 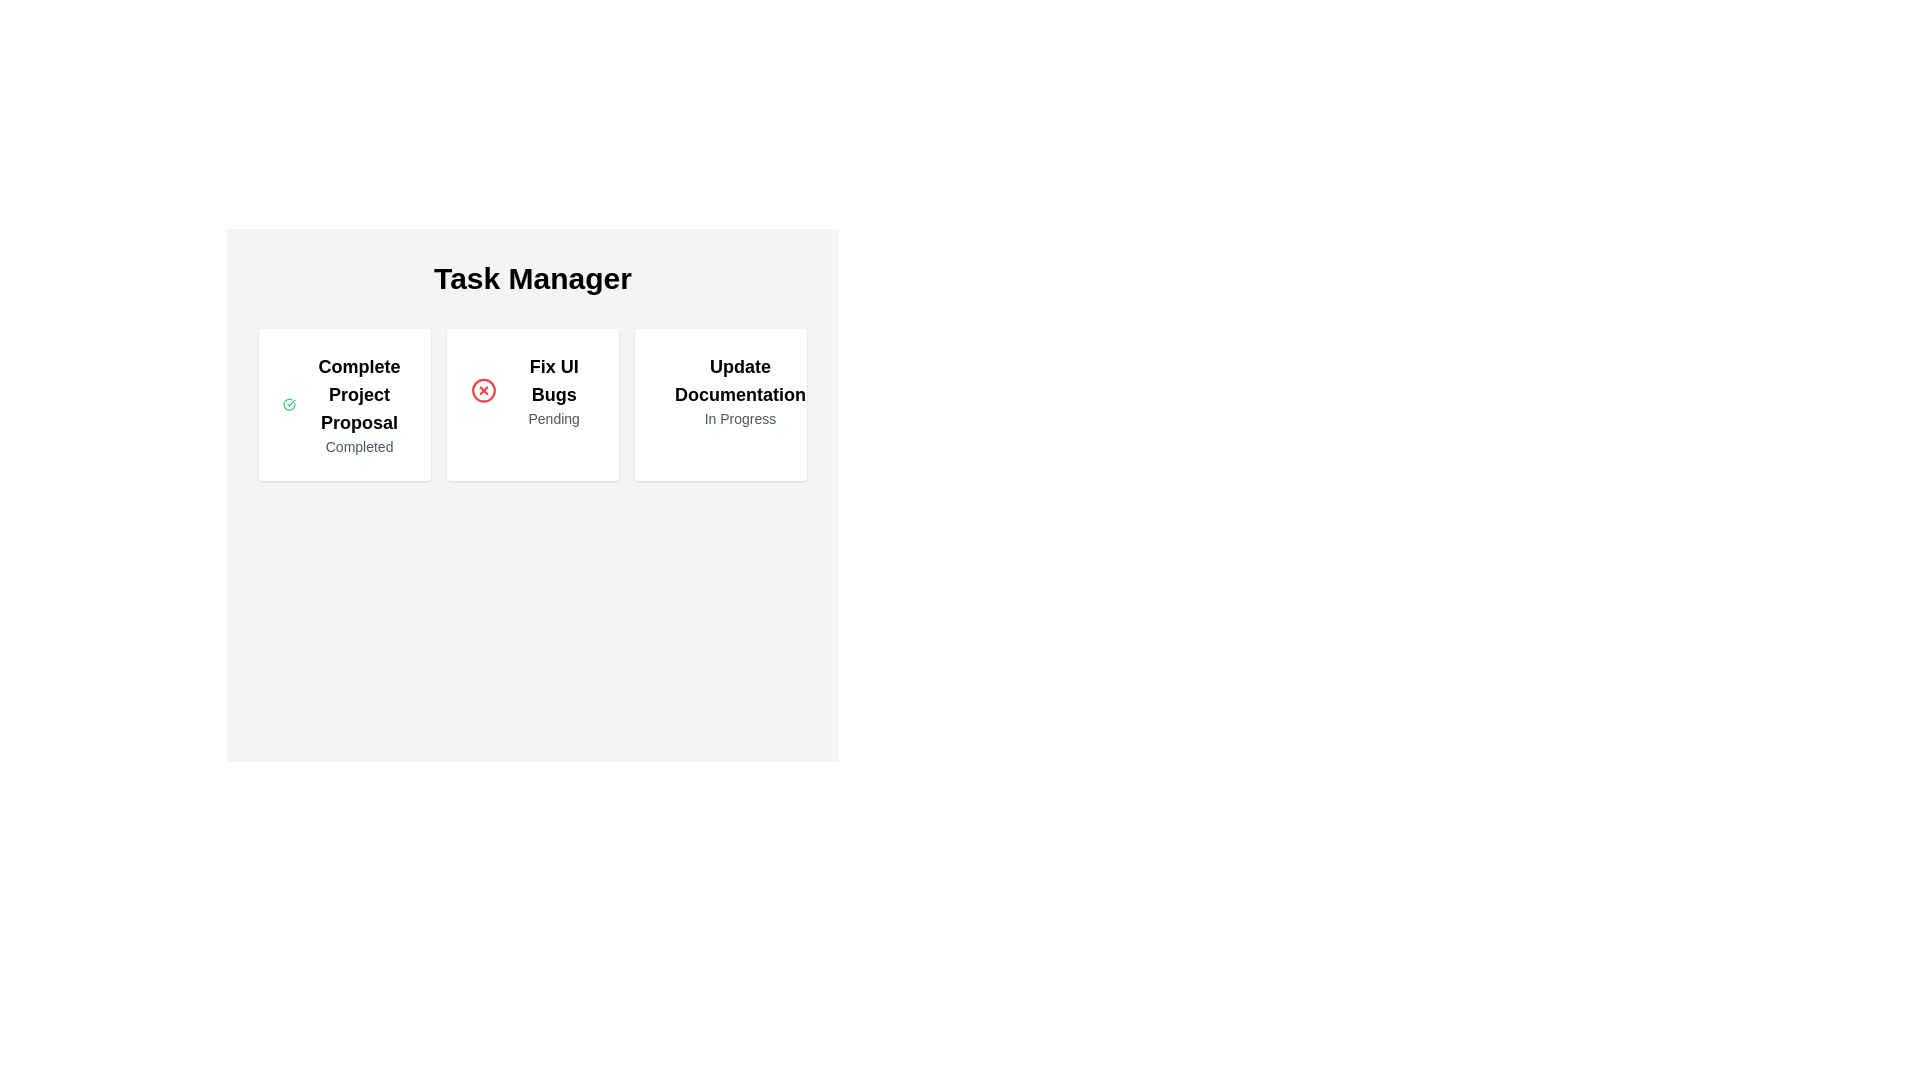 What do you see at coordinates (484, 390) in the screenshot?
I see `the SVG circle representing a notification icon indicating an error or pending status in the second task card titled 'Fix UI Bugs' within the Task Manager interface` at bounding box center [484, 390].